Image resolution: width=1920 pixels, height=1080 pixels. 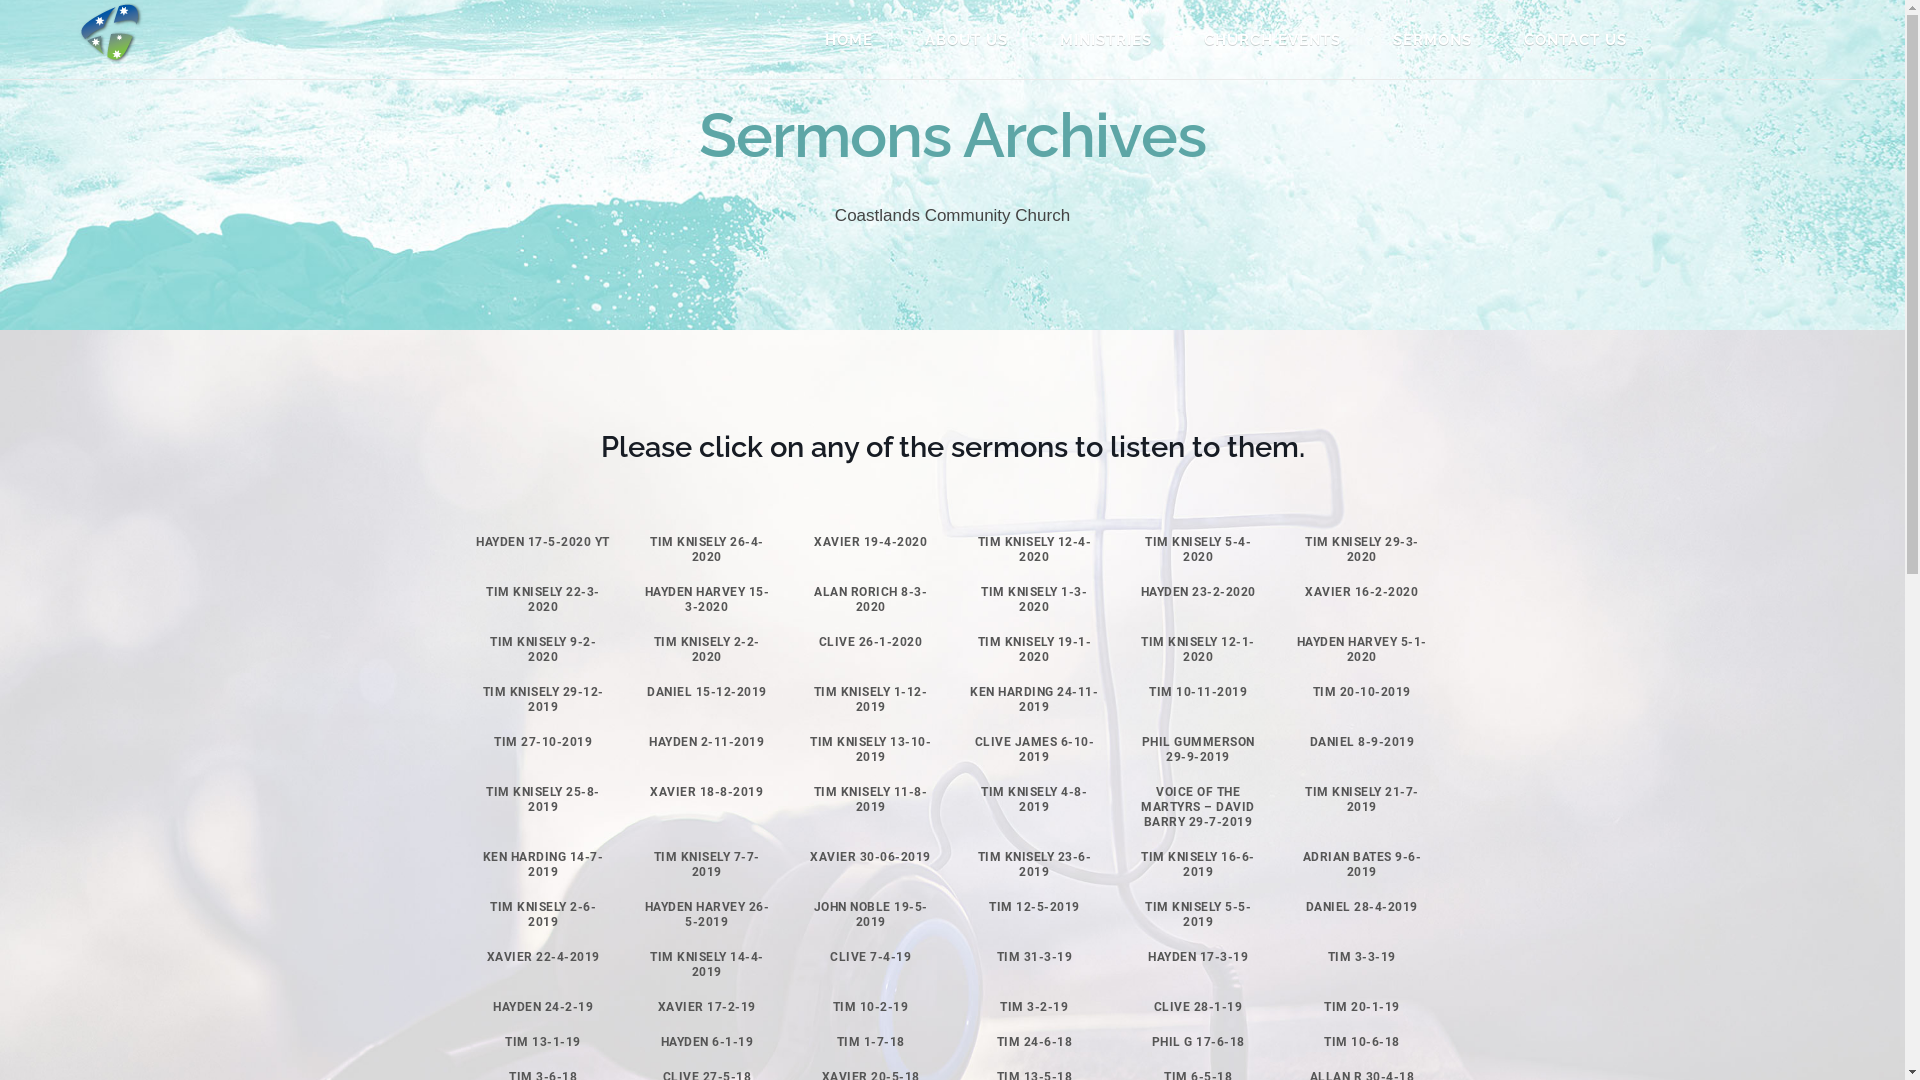 What do you see at coordinates (489, 649) in the screenshot?
I see `'TIM KNISELY 9-2-2020'` at bounding box center [489, 649].